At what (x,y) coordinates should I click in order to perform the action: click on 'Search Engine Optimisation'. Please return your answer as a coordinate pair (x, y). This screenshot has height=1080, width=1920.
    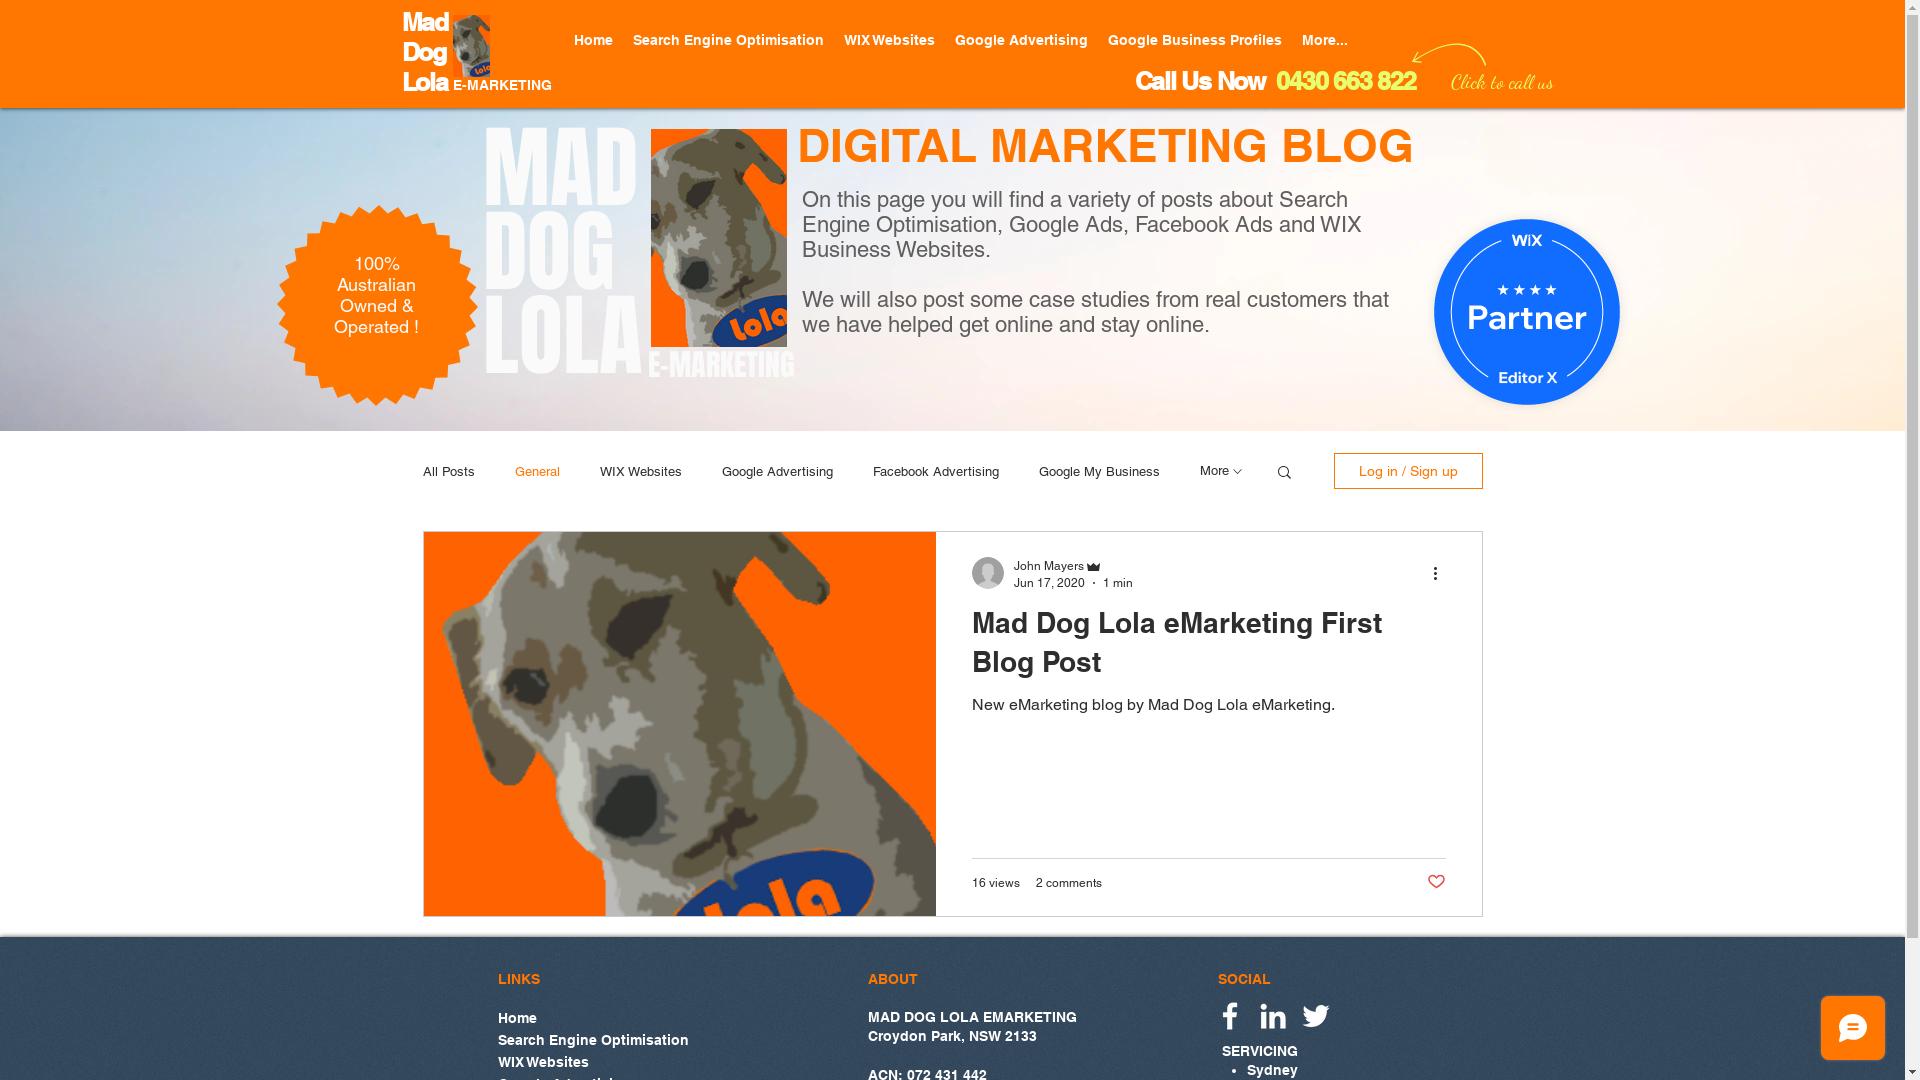
    Looking at the image, I should click on (592, 1037).